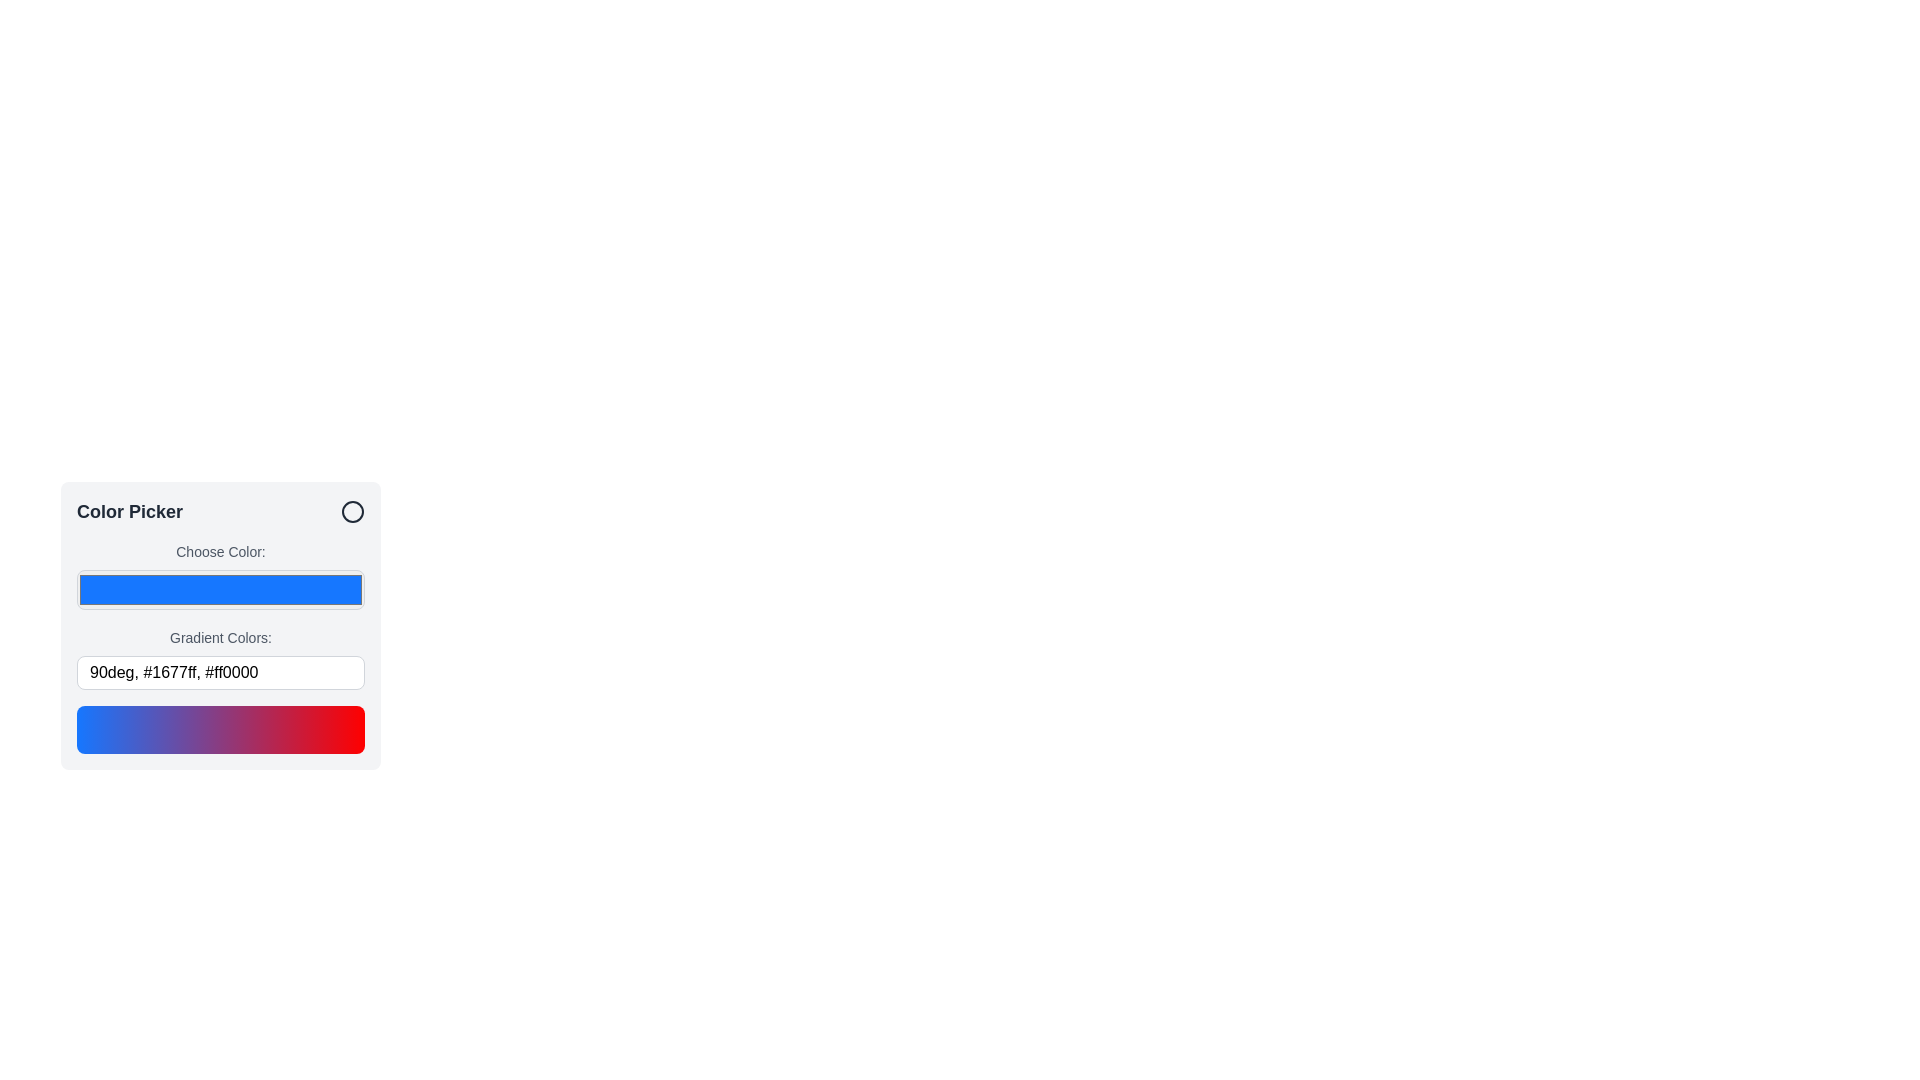 This screenshot has width=1920, height=1080. Describe the element at coordinates (128, 511) in the screenshot. I see `text of the 'Color Picker' label, which is displayed in bold, large, dark gray text at the top-left area of the color selection section` at that location.